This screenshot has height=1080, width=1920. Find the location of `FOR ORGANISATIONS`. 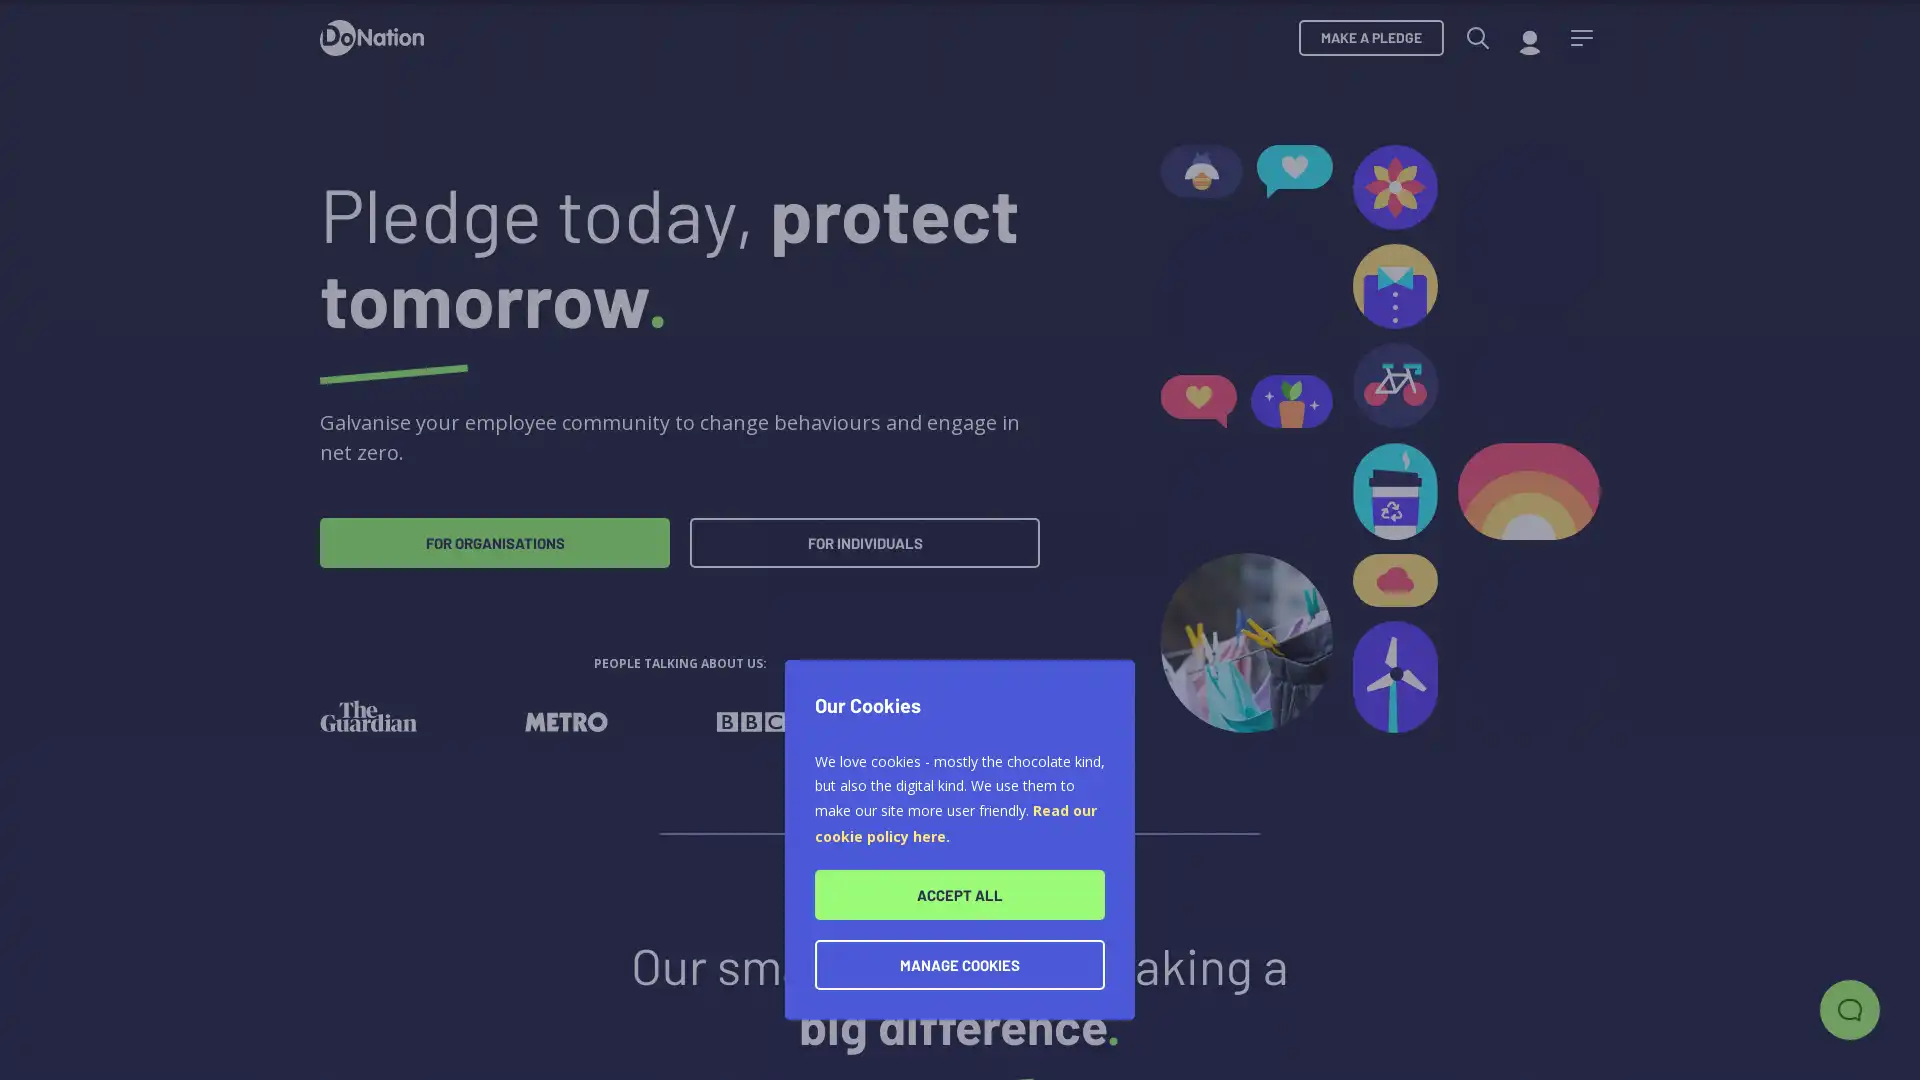

FOR ORGANISATIONS is located at coordinates (494, 543).